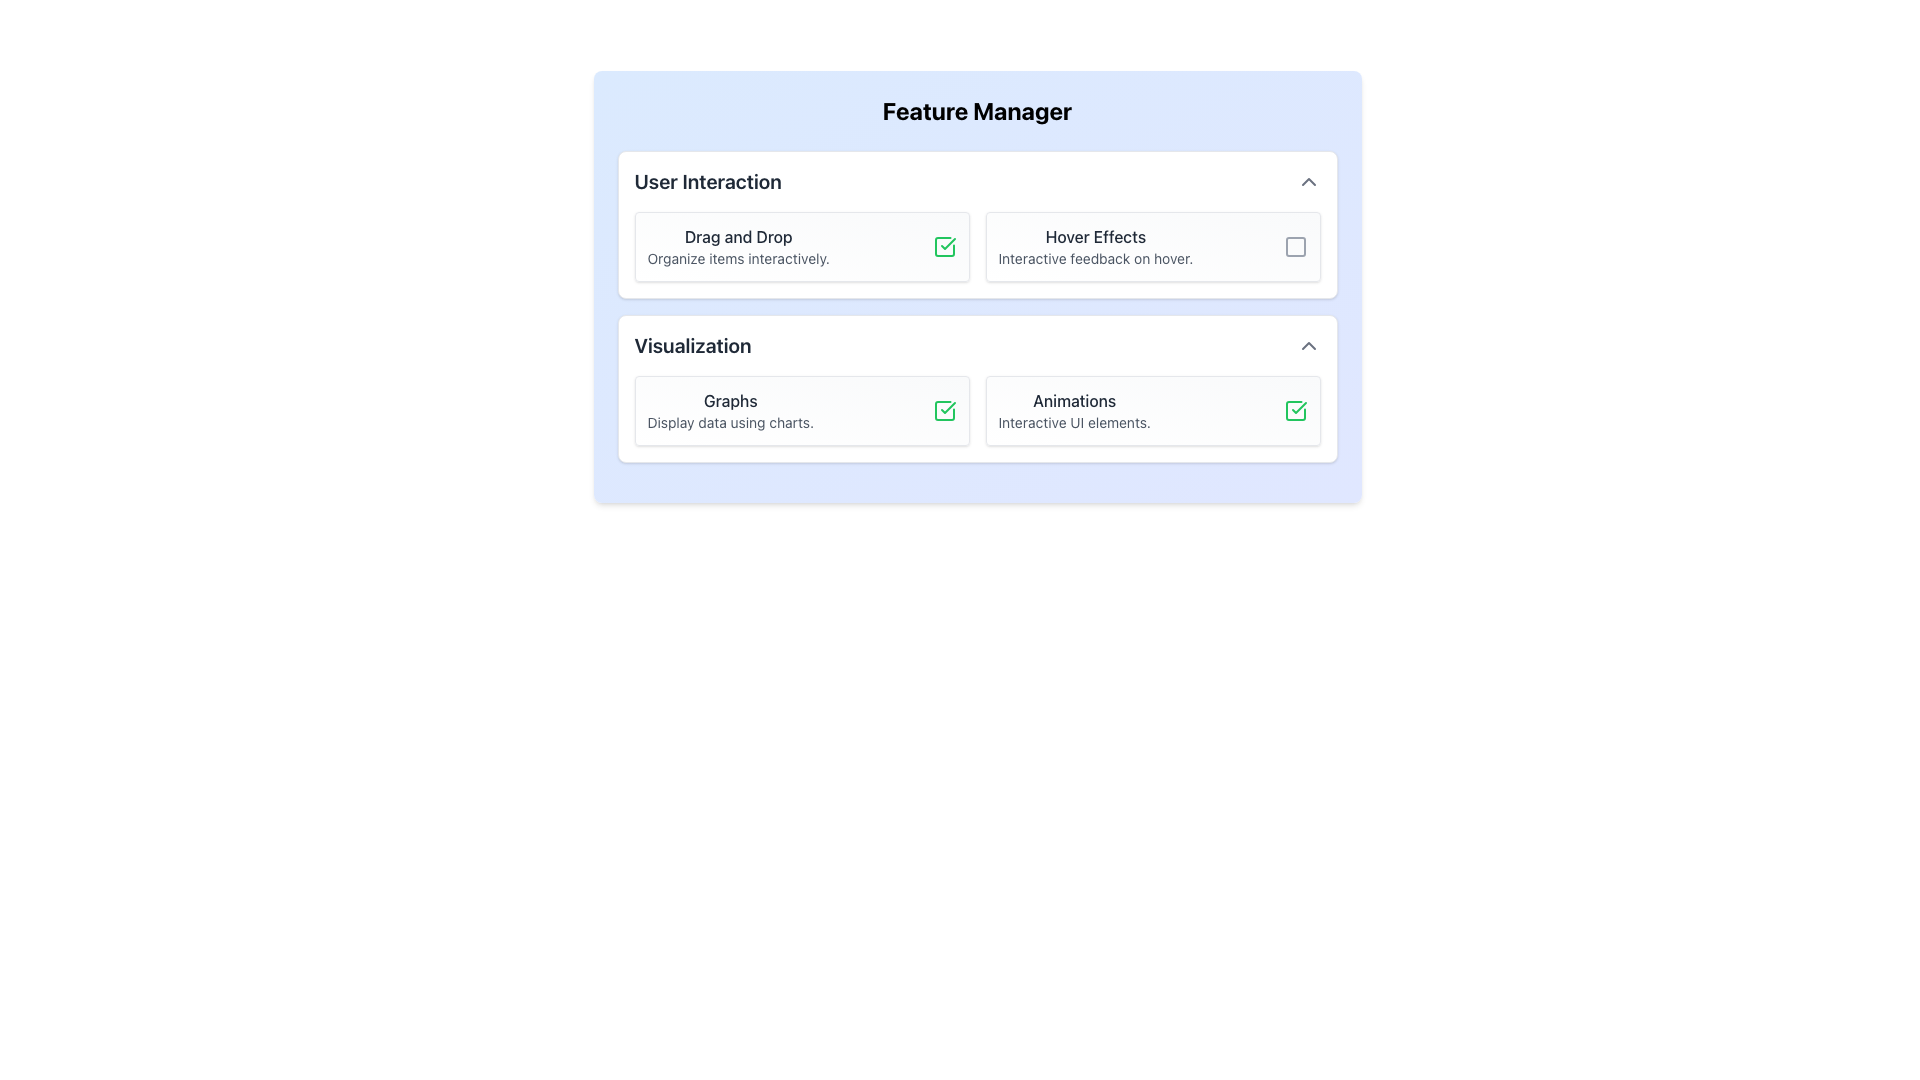  What do you see at coordinates (693, 345) in the screenshot?
I see `the text label 'Visualization', which serves as the title for the corresponding section of the application` at bounding box center [693, 345].